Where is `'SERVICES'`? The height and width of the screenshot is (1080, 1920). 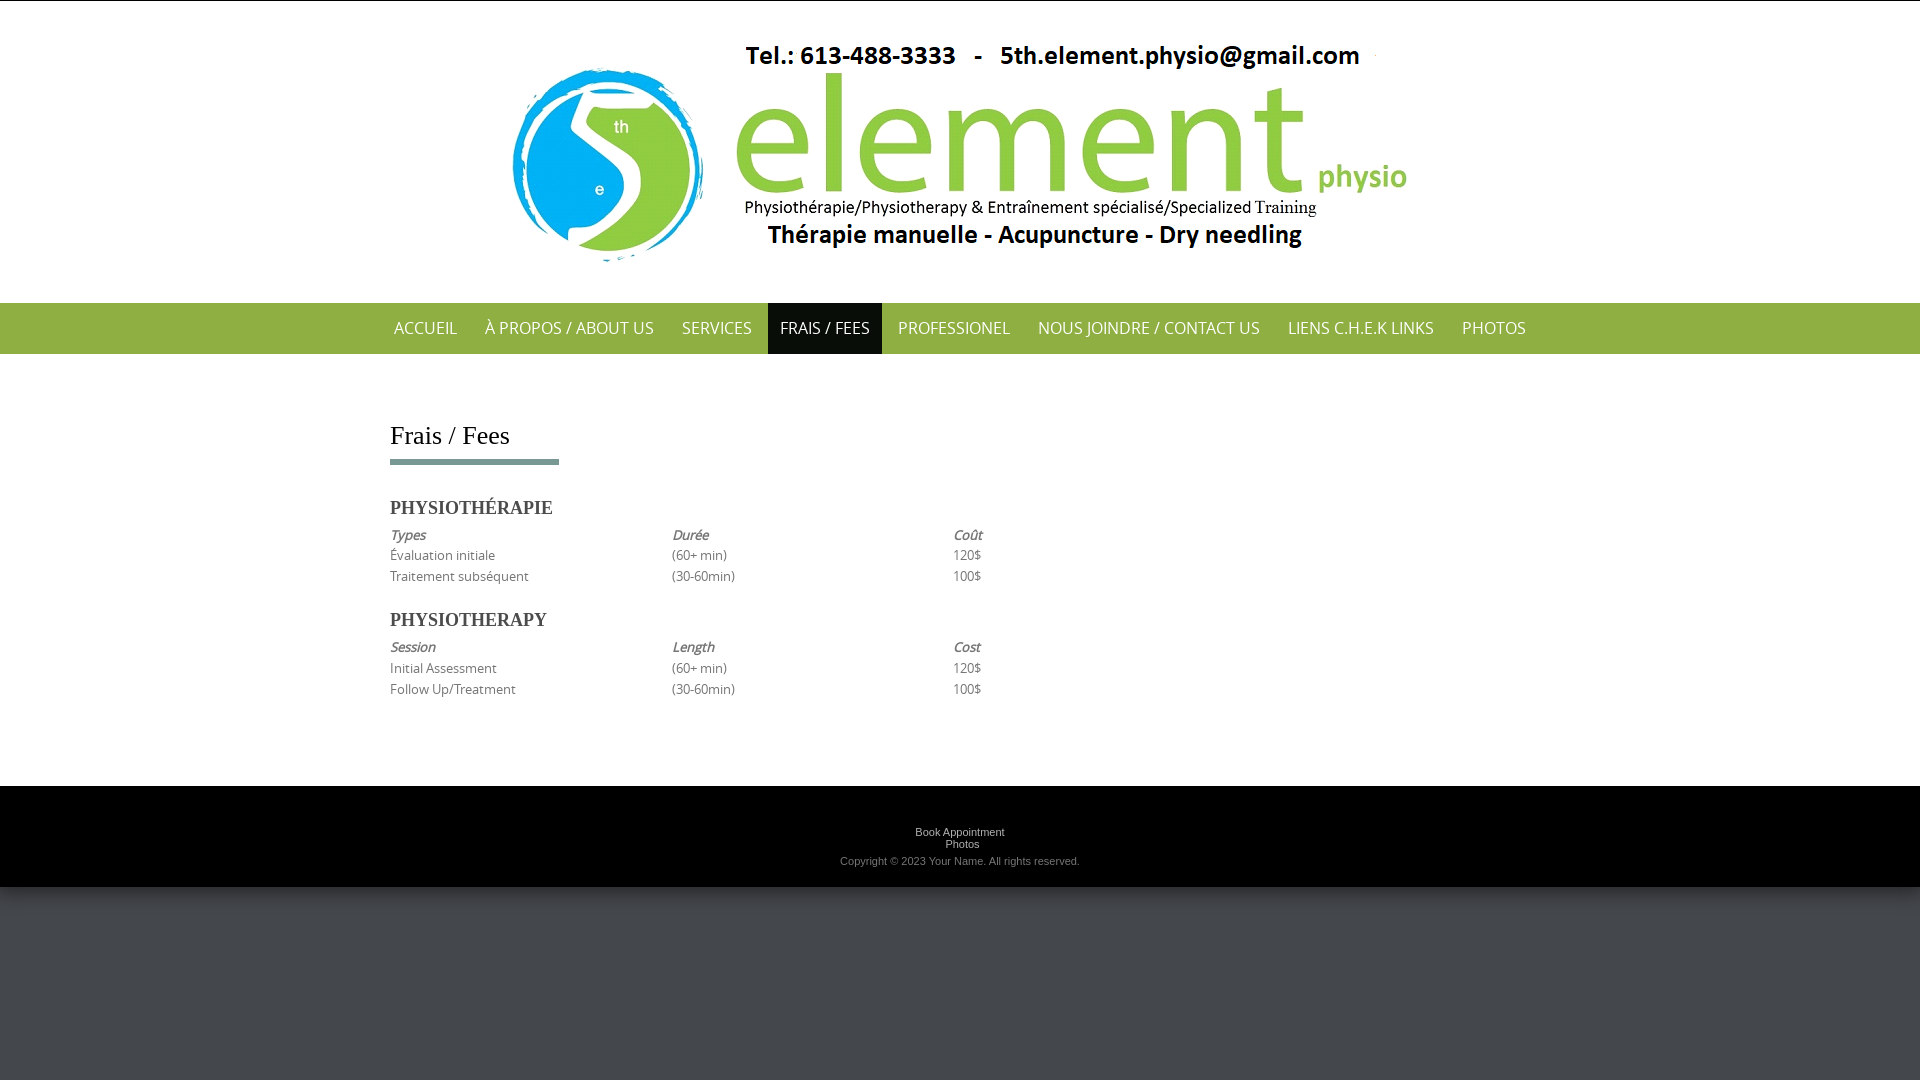 'SERVICES' is located at coordinates (716, 327).